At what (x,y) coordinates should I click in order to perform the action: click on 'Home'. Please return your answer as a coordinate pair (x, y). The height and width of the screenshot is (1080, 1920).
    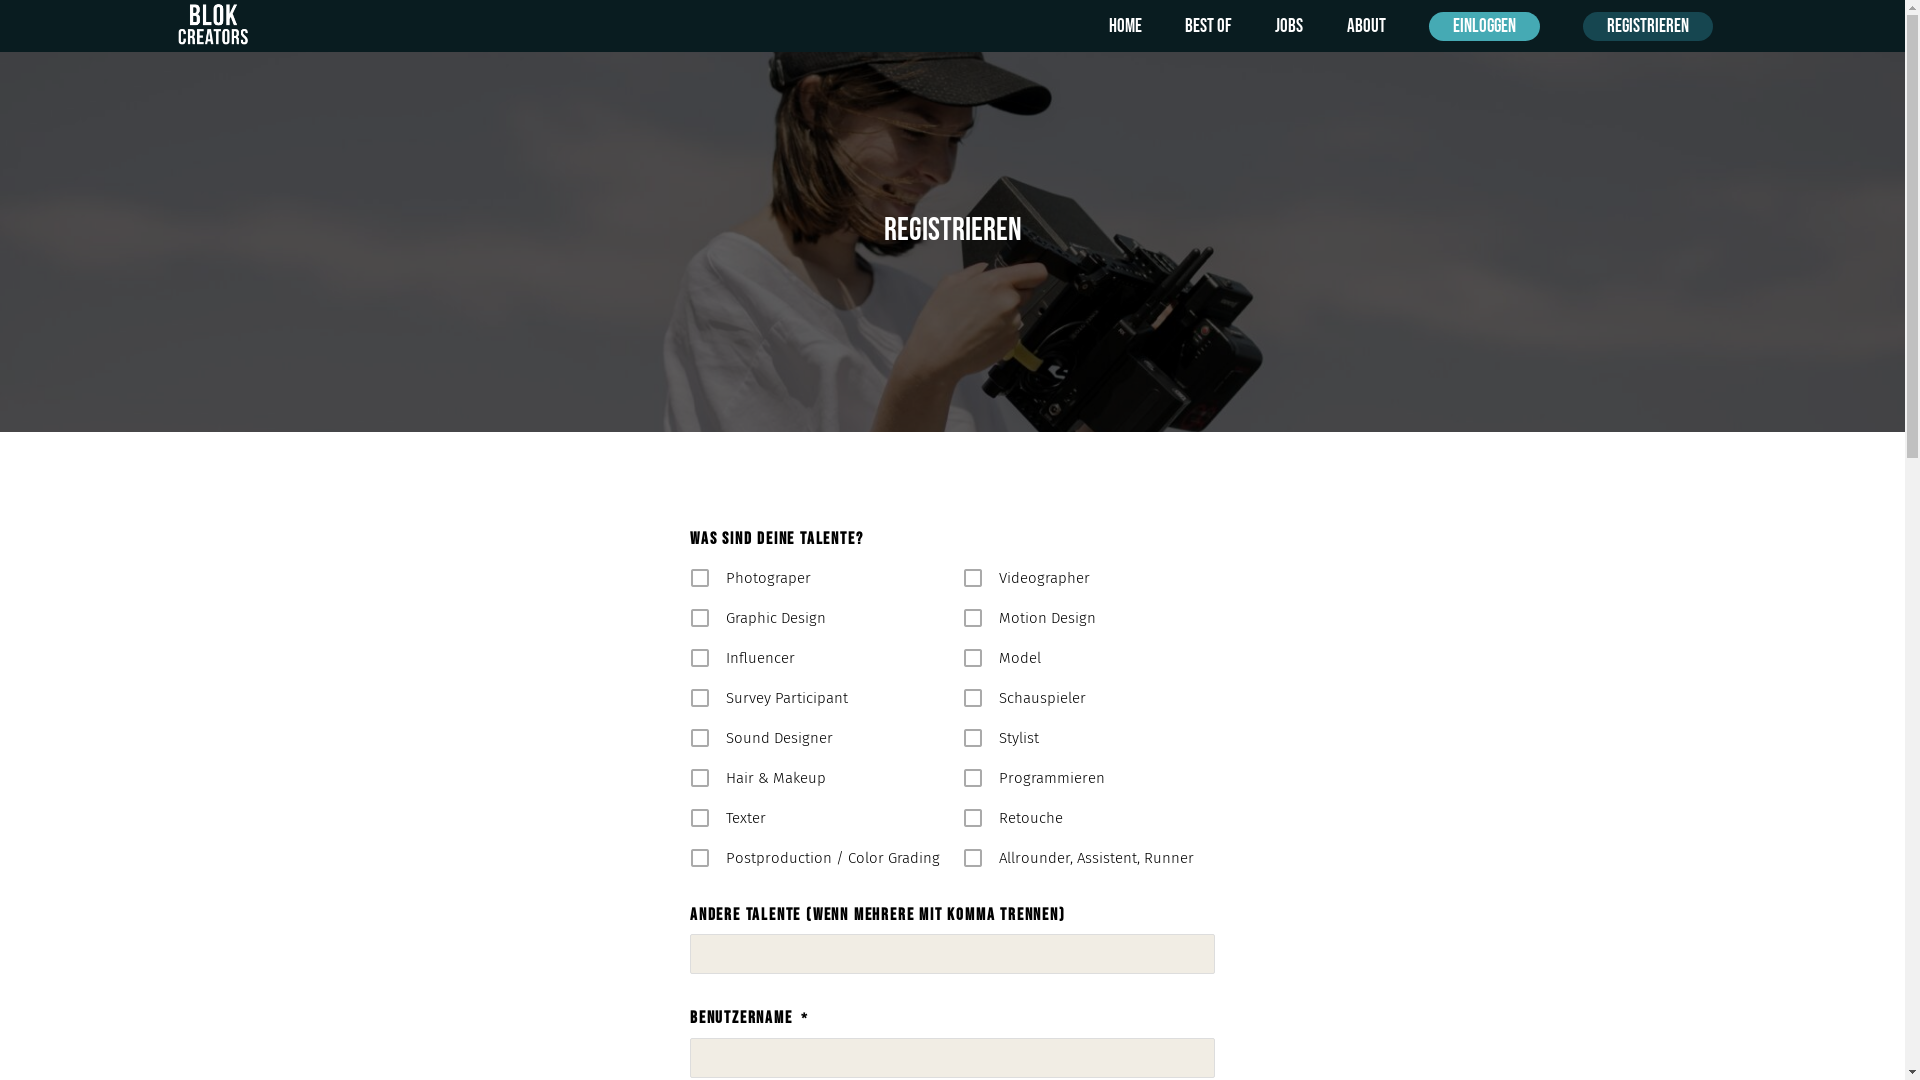
    Looking at the image, I should click on (1107, 26).